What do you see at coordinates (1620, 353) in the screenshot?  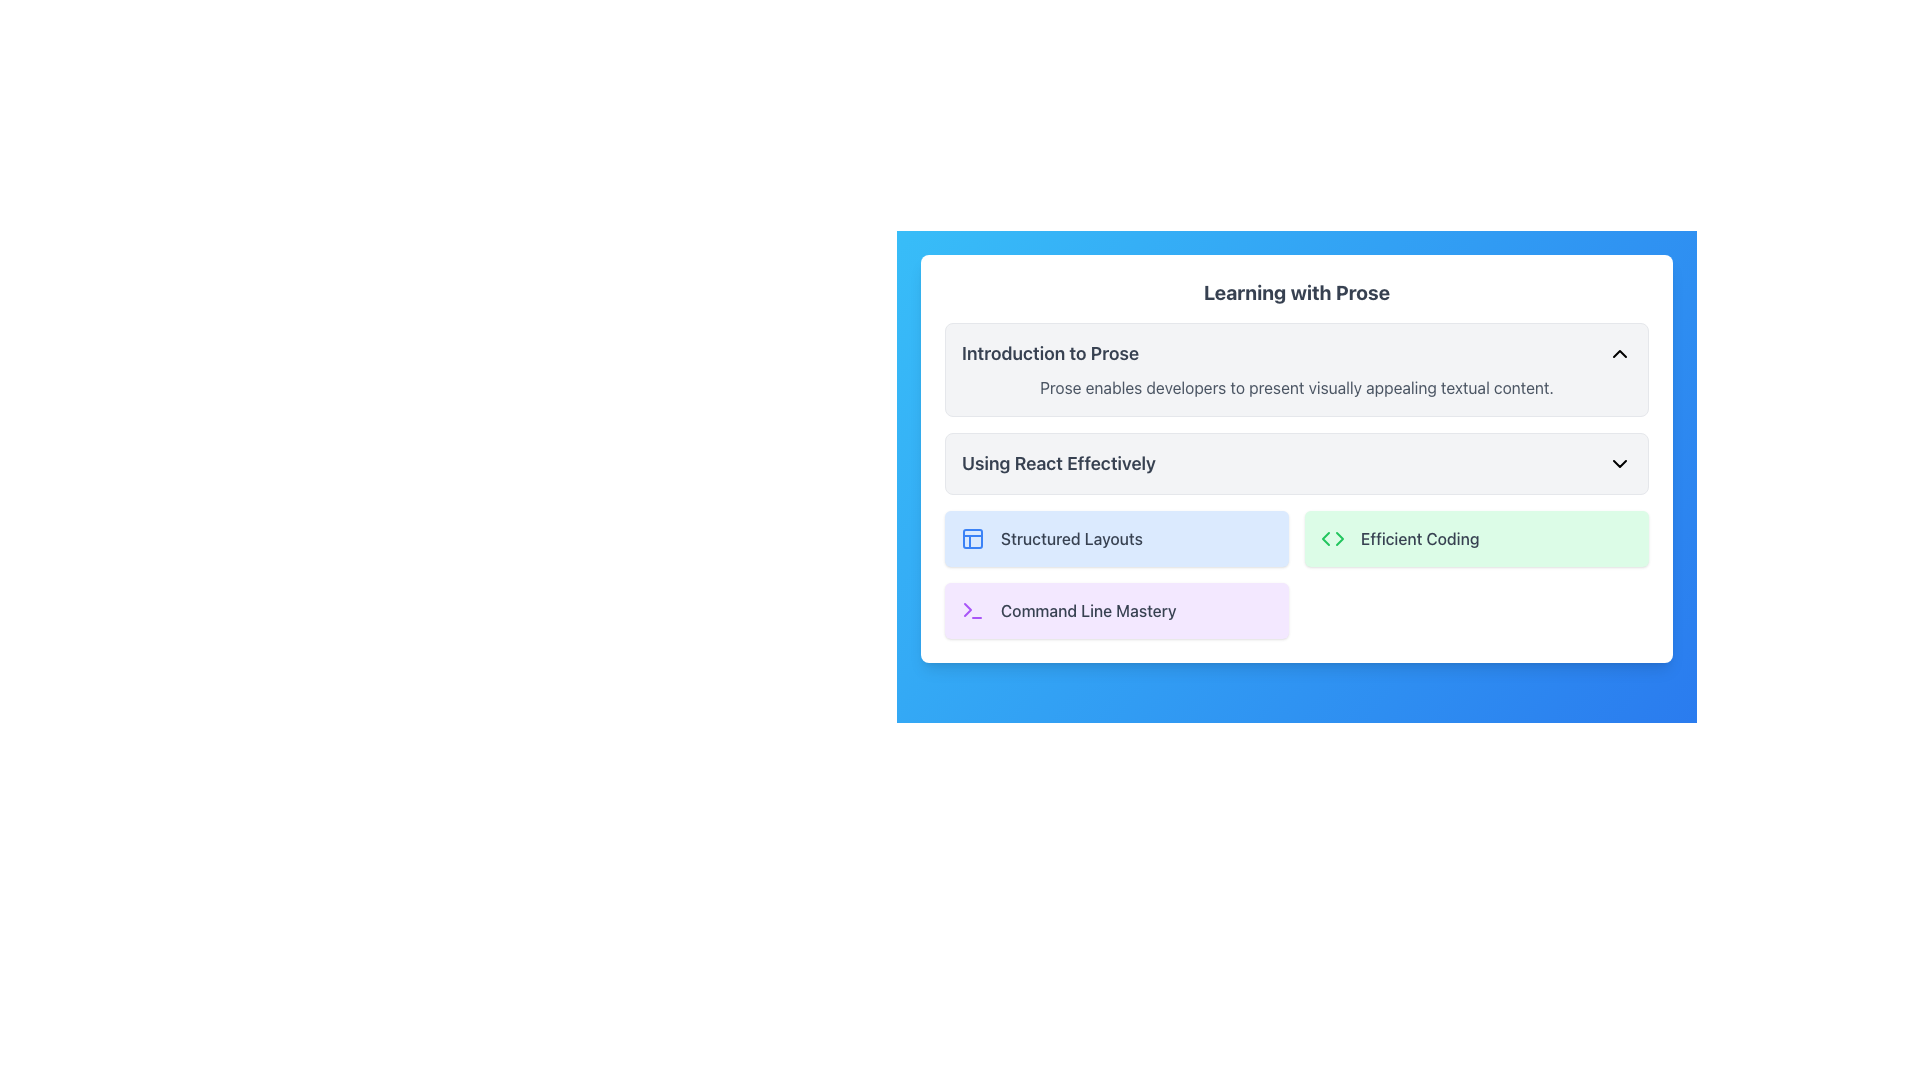 I see `the toggle button on the far-right of the 'Introduction to Prose' section` at bounding box center [1620, 353].